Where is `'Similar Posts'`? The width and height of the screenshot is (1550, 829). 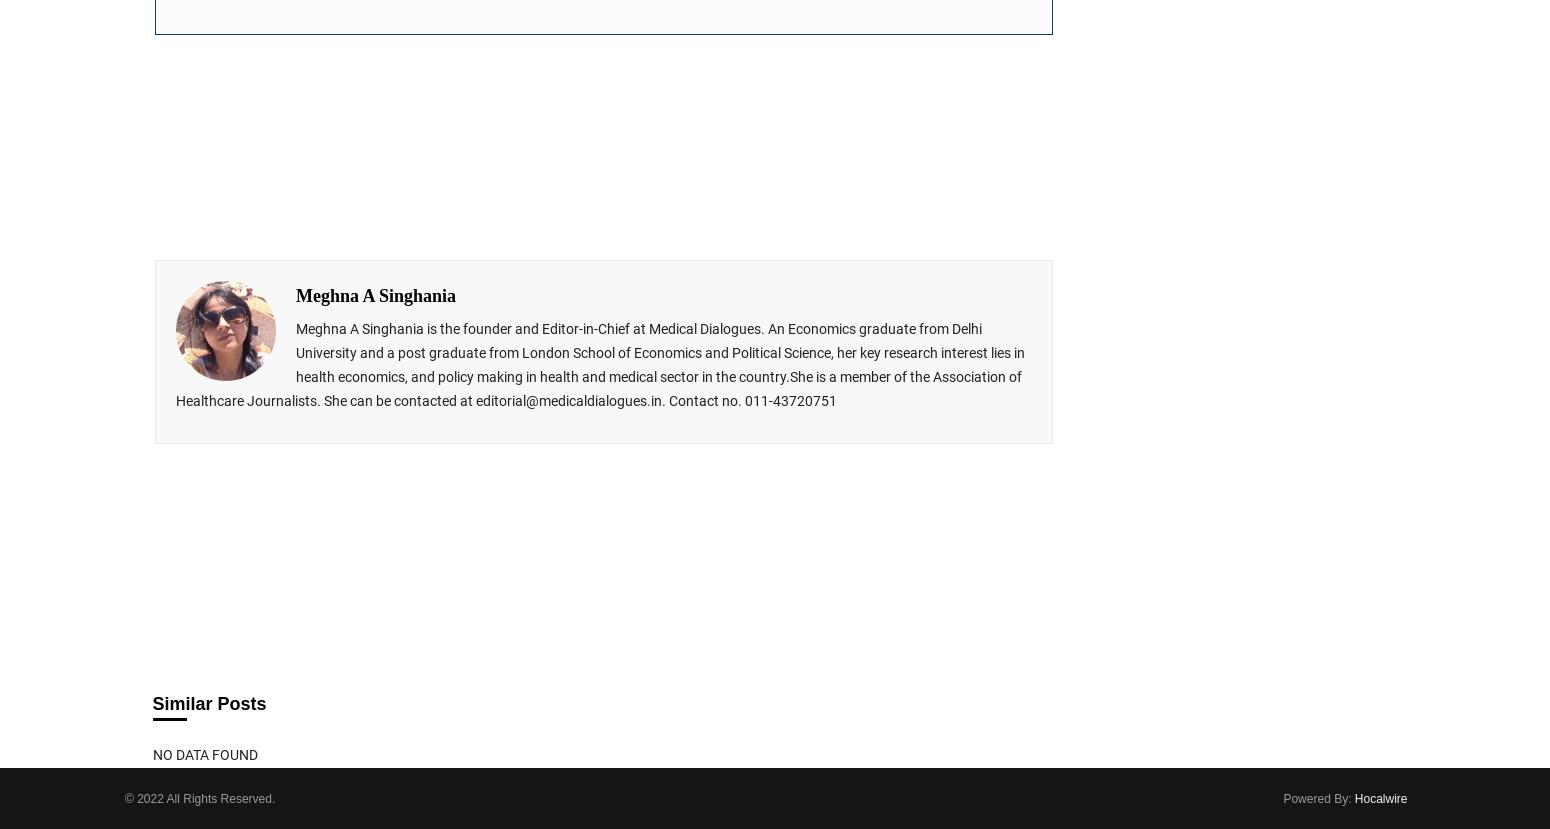
'Similar Posts' is located at coordinates (207, 703).